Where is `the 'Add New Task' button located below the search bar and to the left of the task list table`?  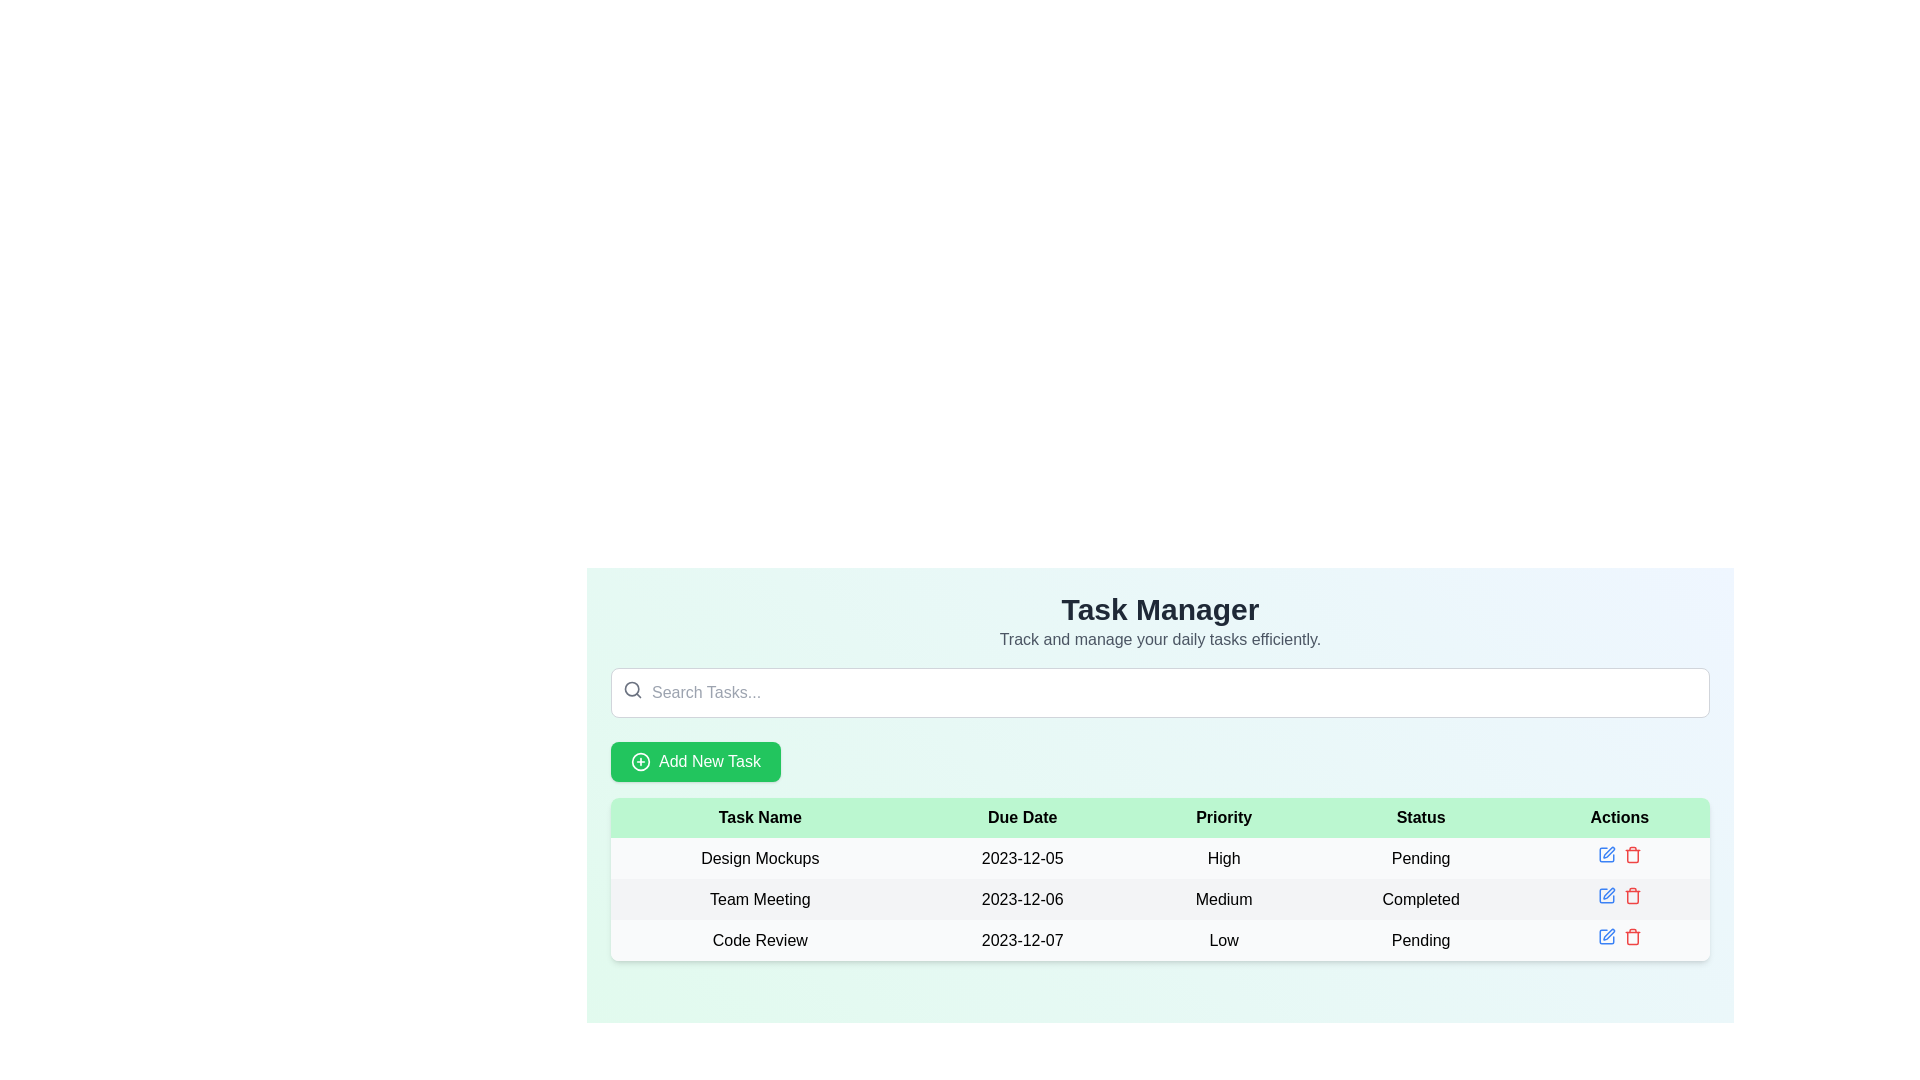
the 'Add New Task' button located below the search bar and to the left of the task list table is located at coordinates (696, 762).